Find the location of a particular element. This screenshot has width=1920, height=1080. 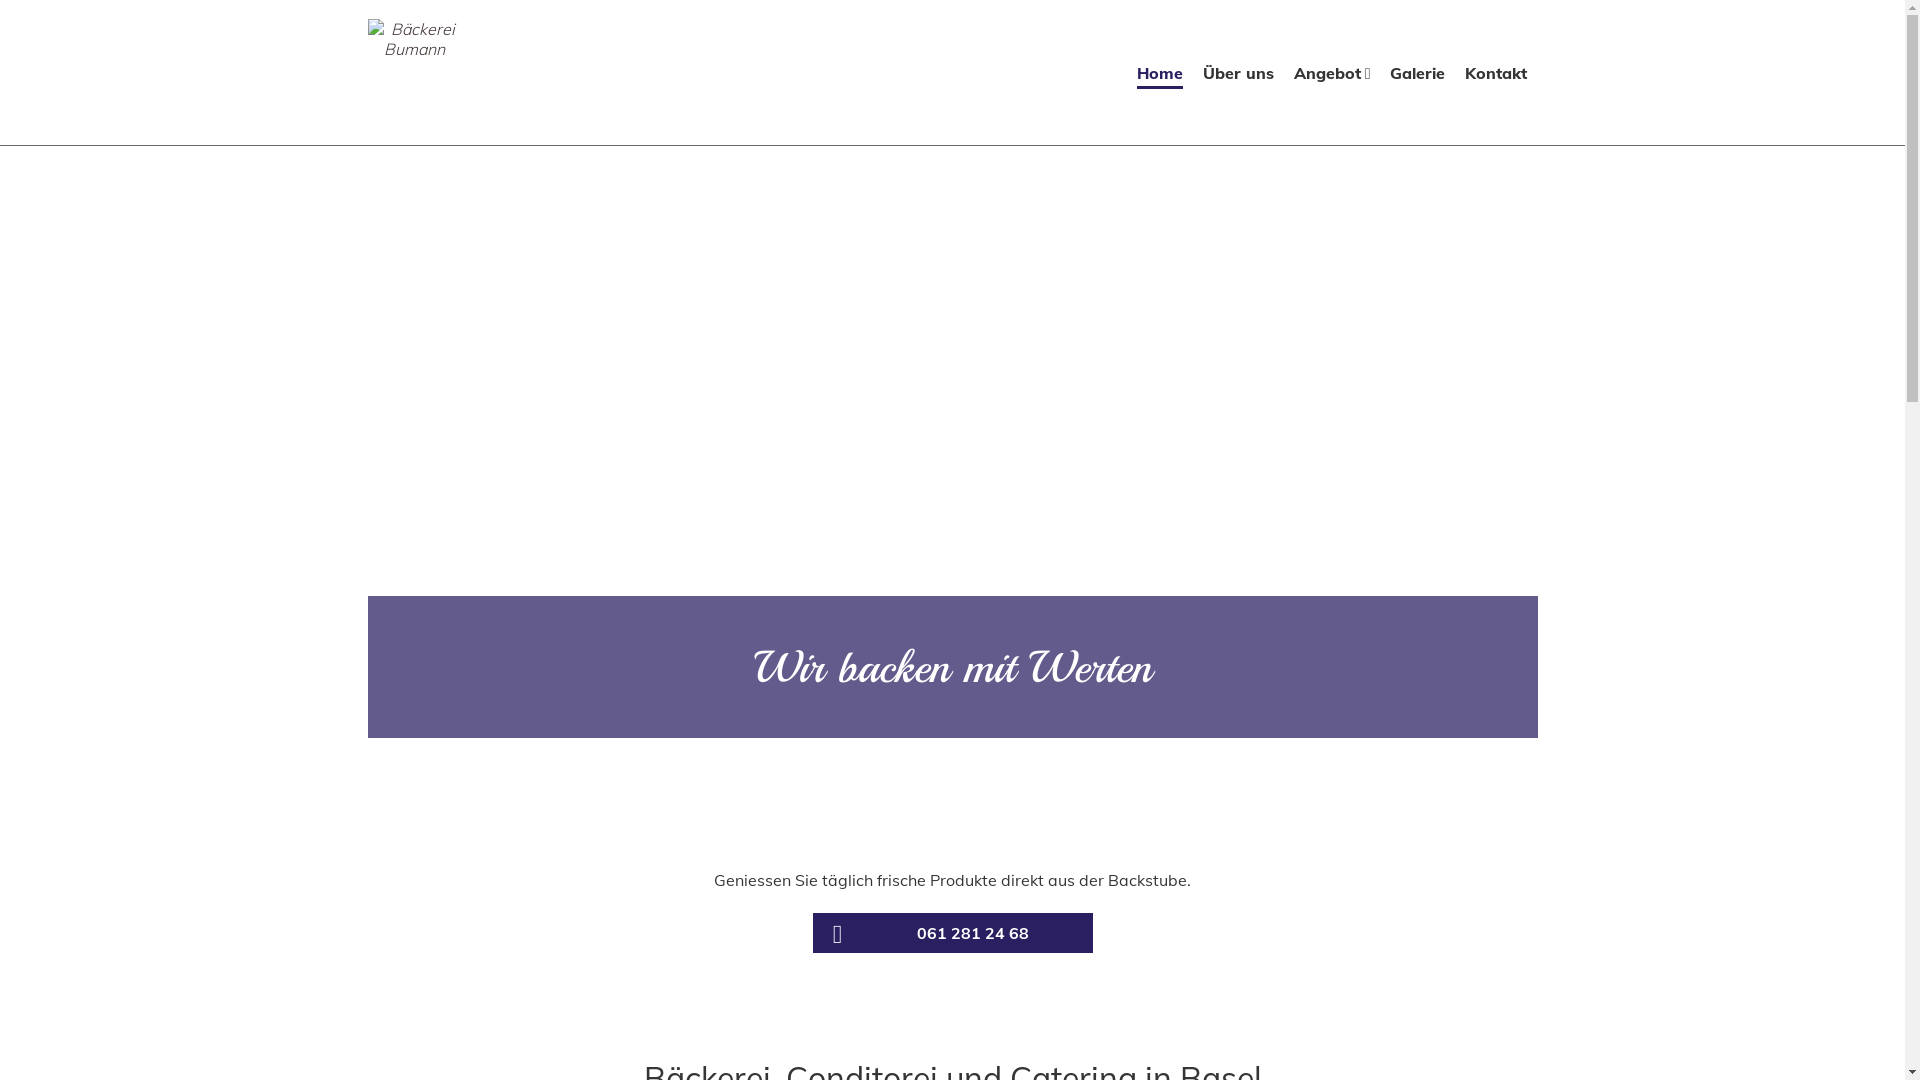

'Home' is located at coordinates (1160, 75).